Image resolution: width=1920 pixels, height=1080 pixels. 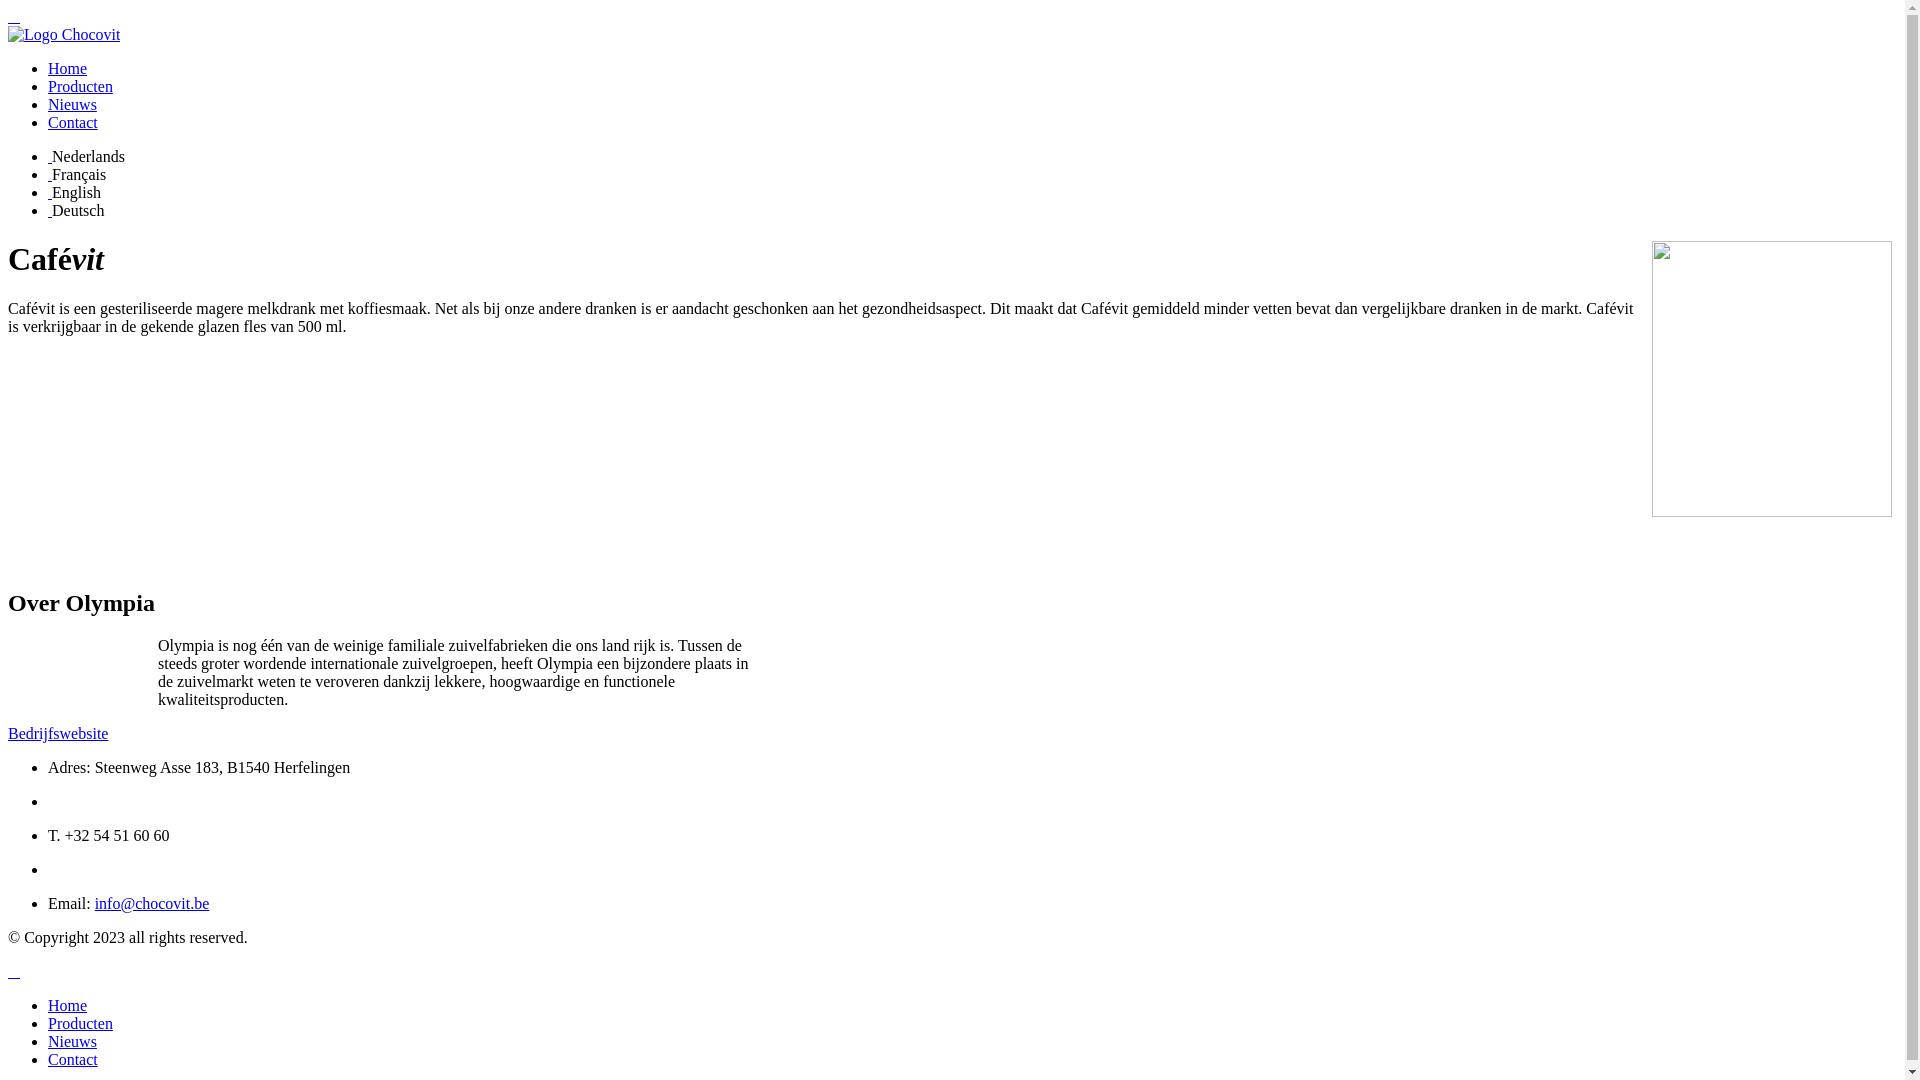 What do you see at coordinates (80, 1023) in the screenshot?
I see `'Producten'` at bounding box center [80, 1023].